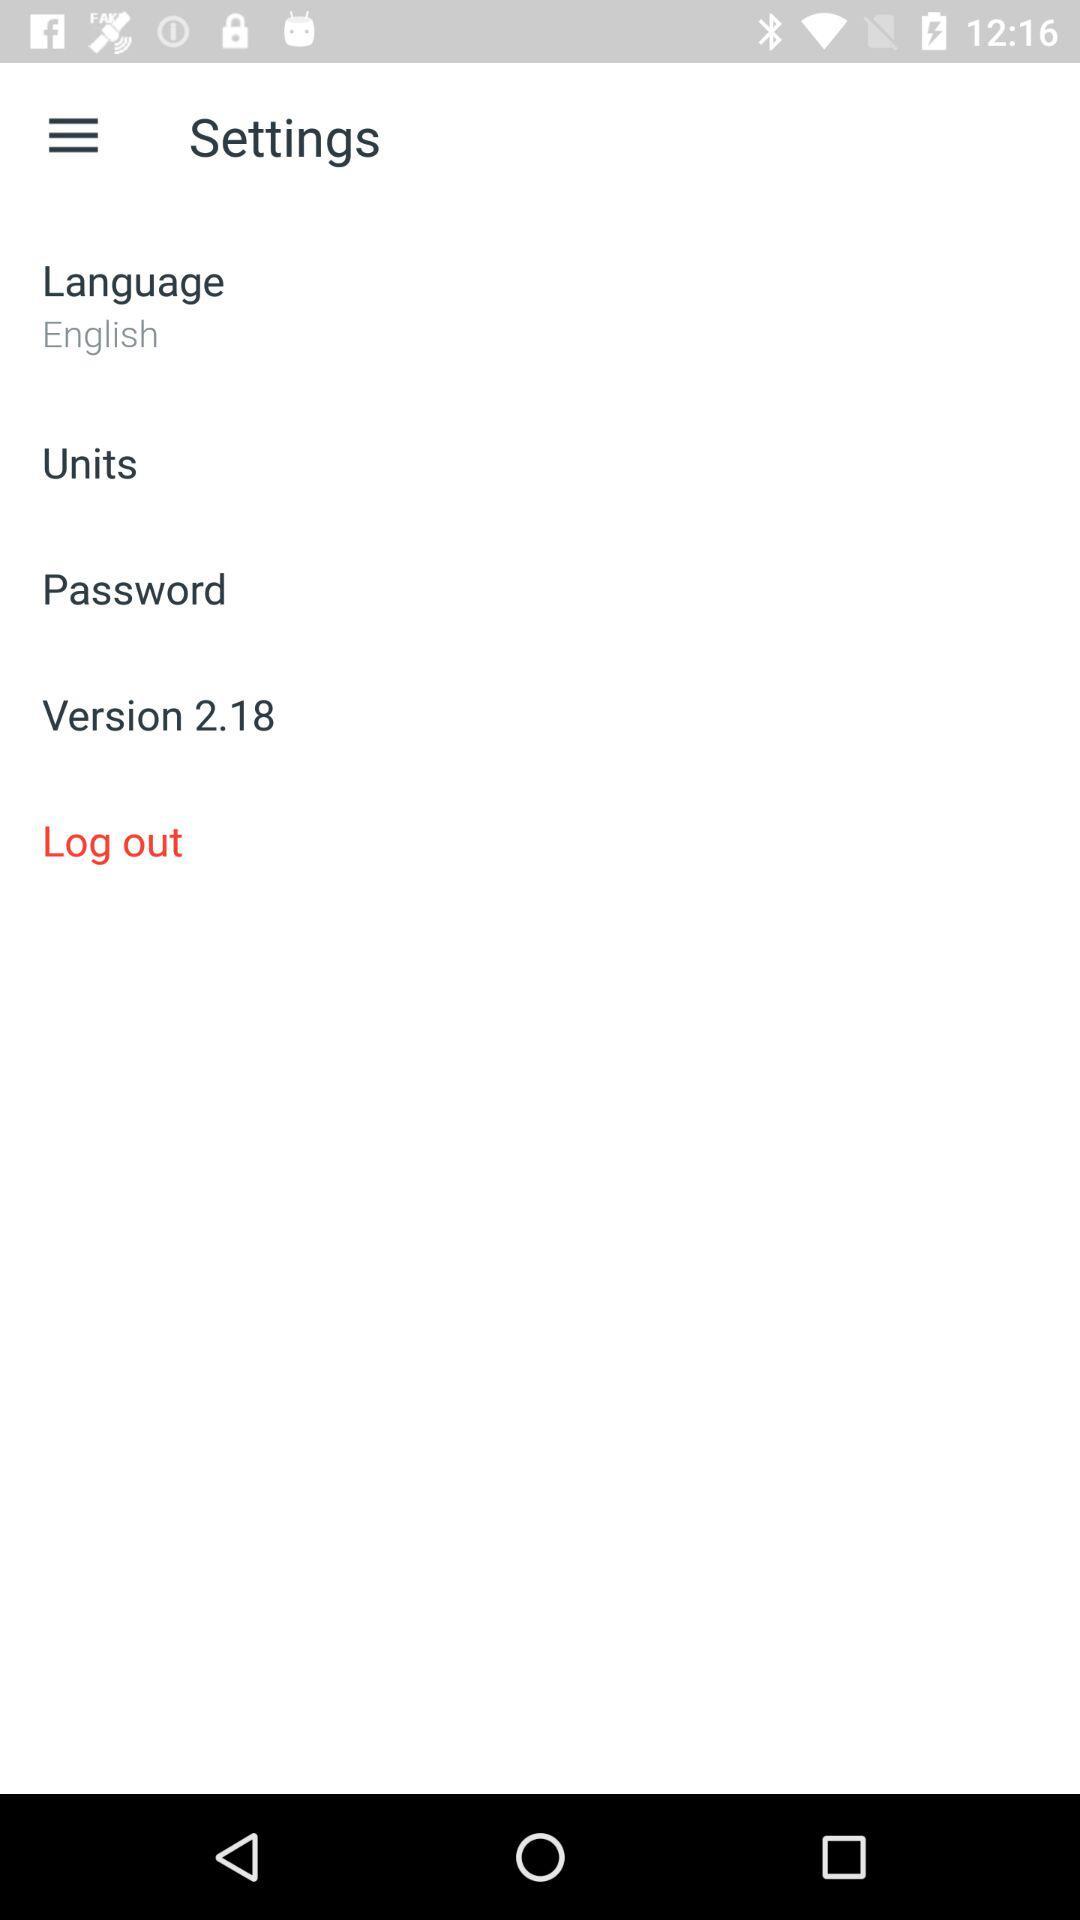 The height and width of the screenshot is (1920, 1080). I want to click on icon above language icon, so click(72, 135).